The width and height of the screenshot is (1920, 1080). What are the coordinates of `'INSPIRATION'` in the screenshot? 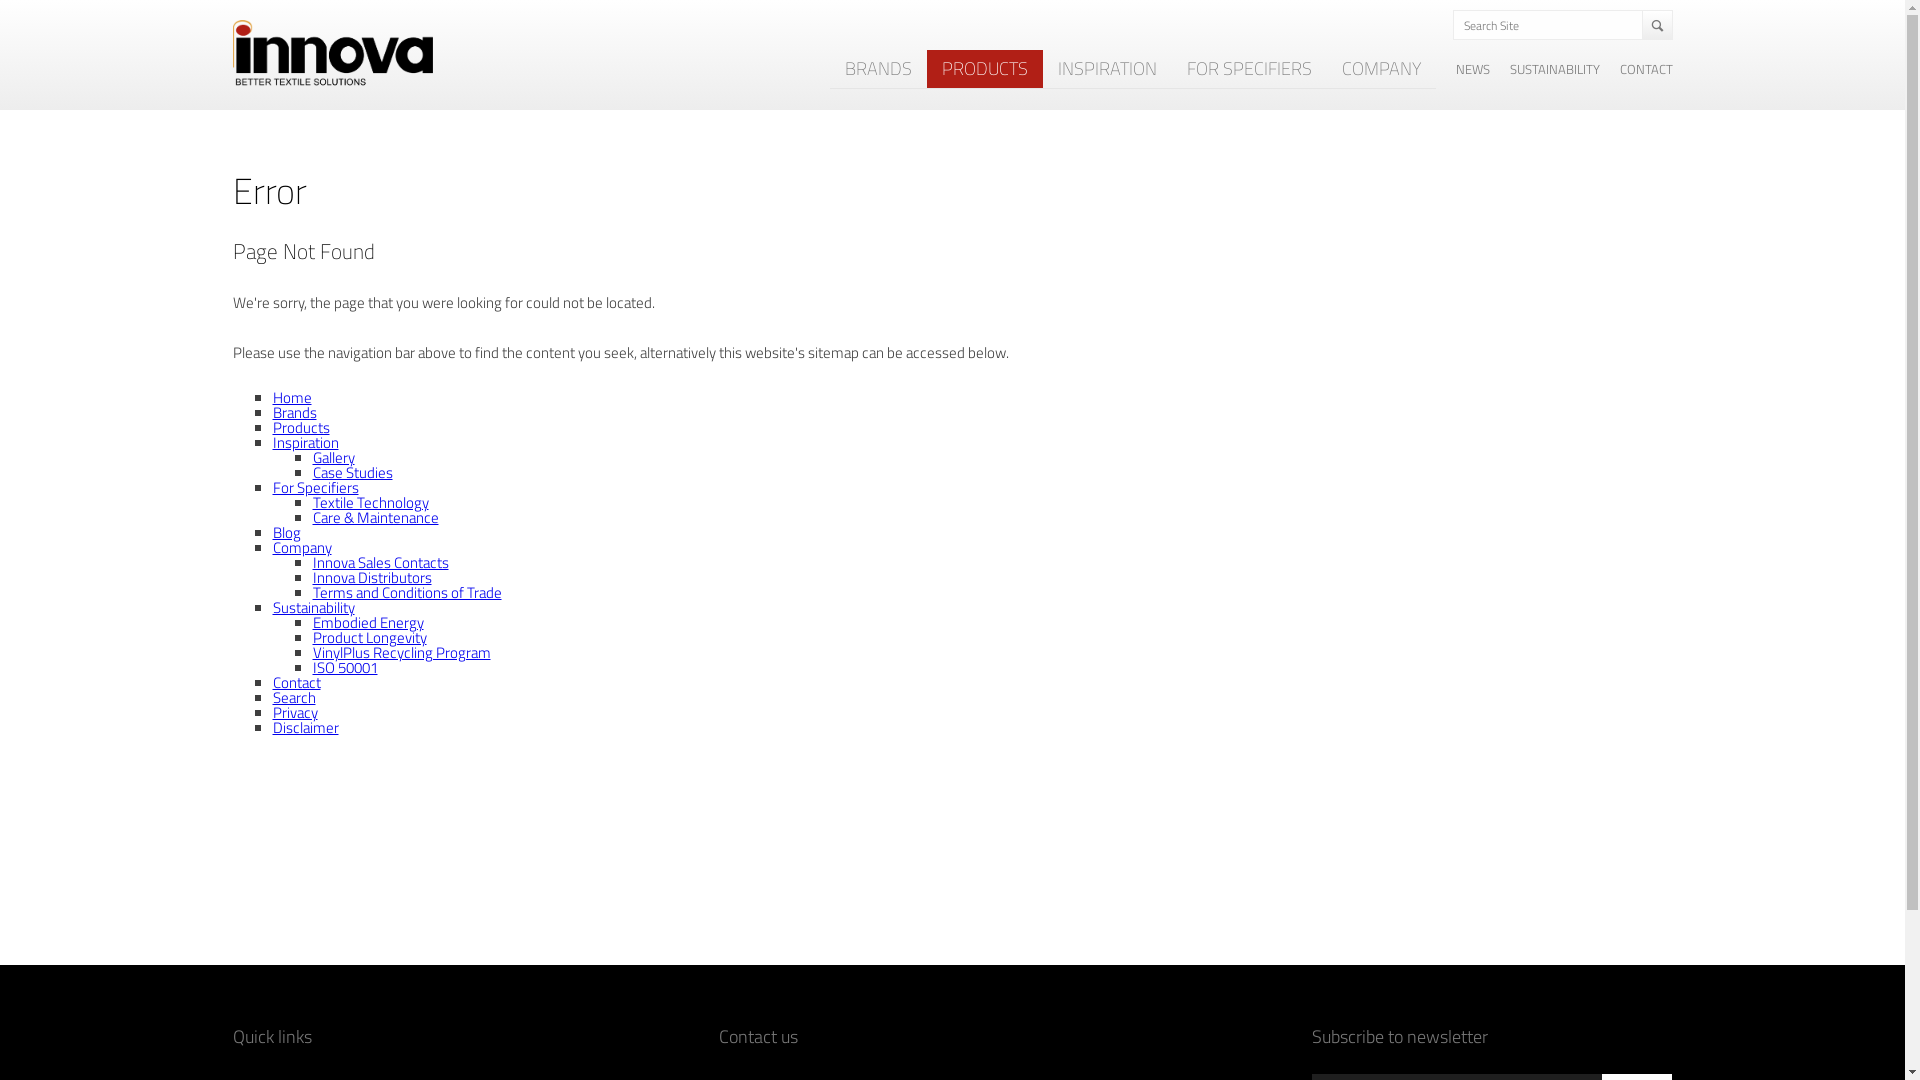 It's located at (1040, 68).